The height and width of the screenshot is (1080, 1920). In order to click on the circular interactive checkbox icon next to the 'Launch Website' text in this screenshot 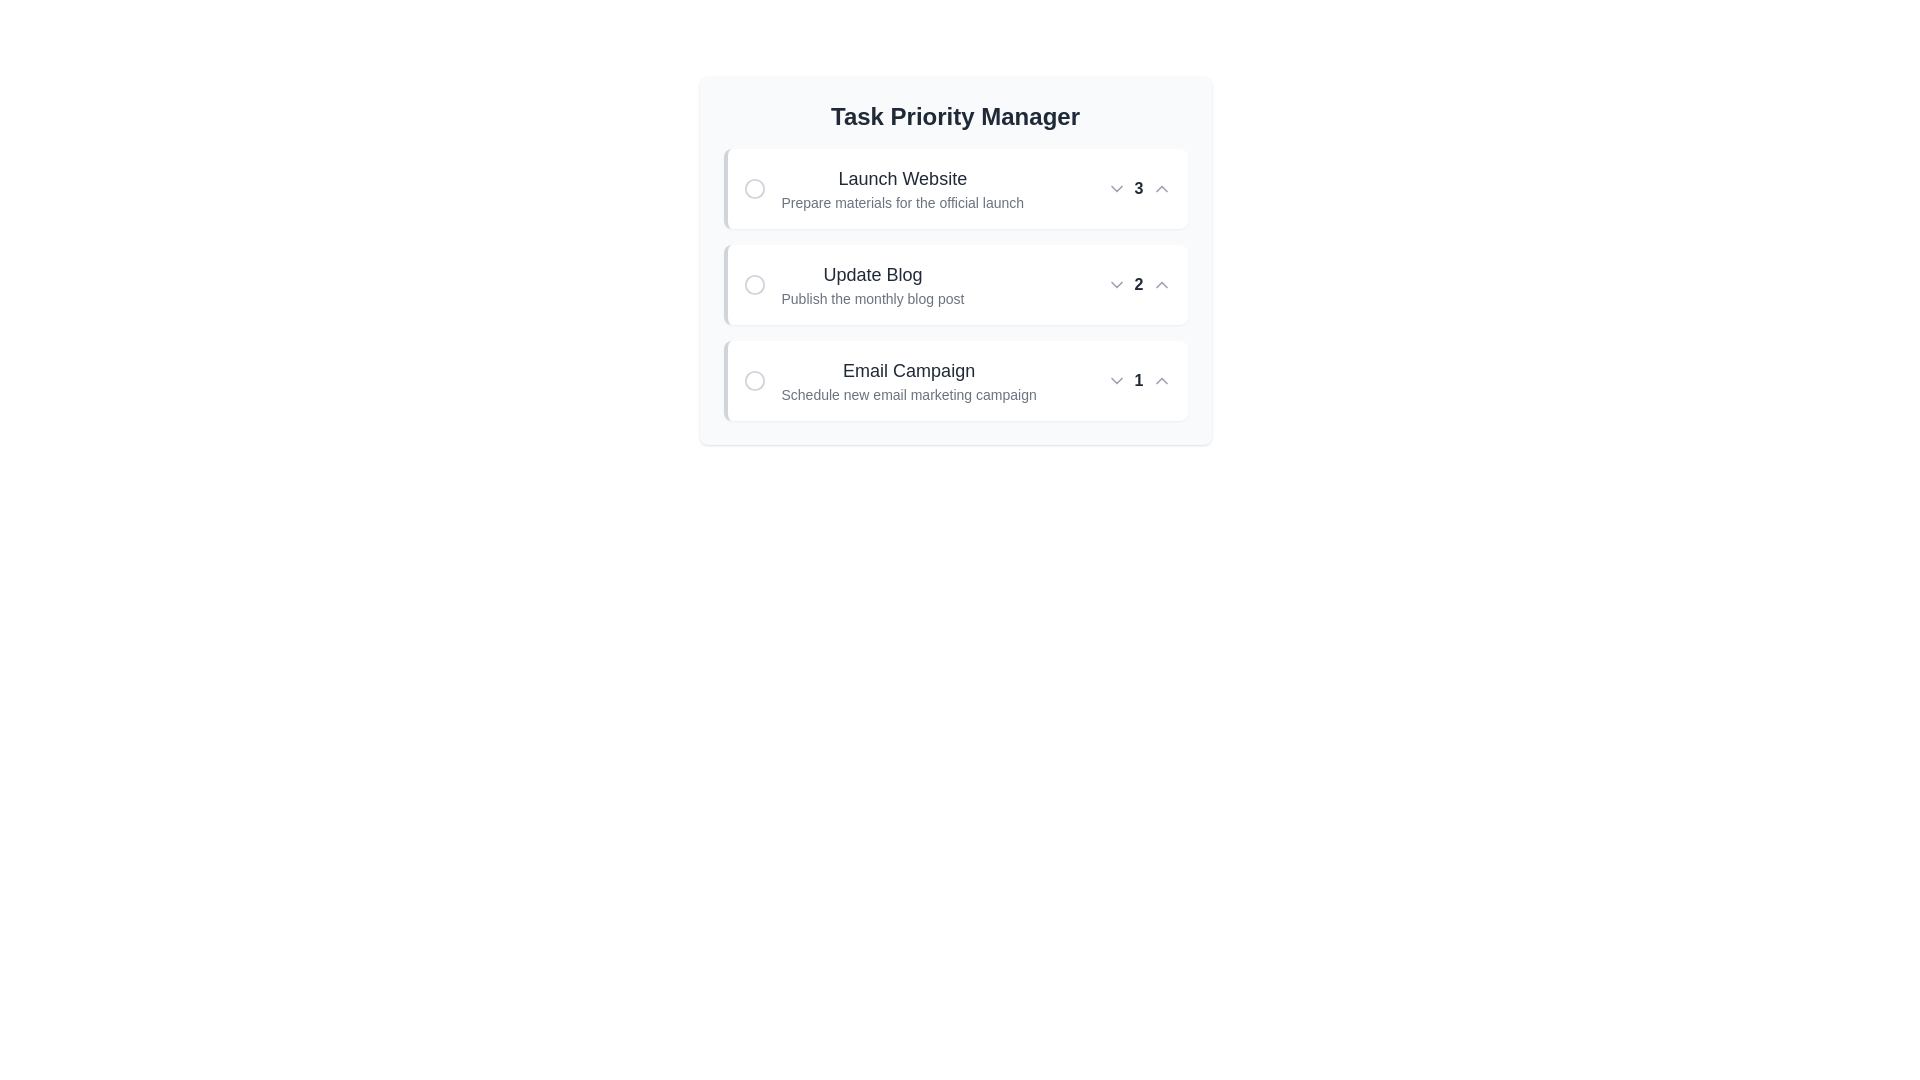, I will do `click(753, 189)`.